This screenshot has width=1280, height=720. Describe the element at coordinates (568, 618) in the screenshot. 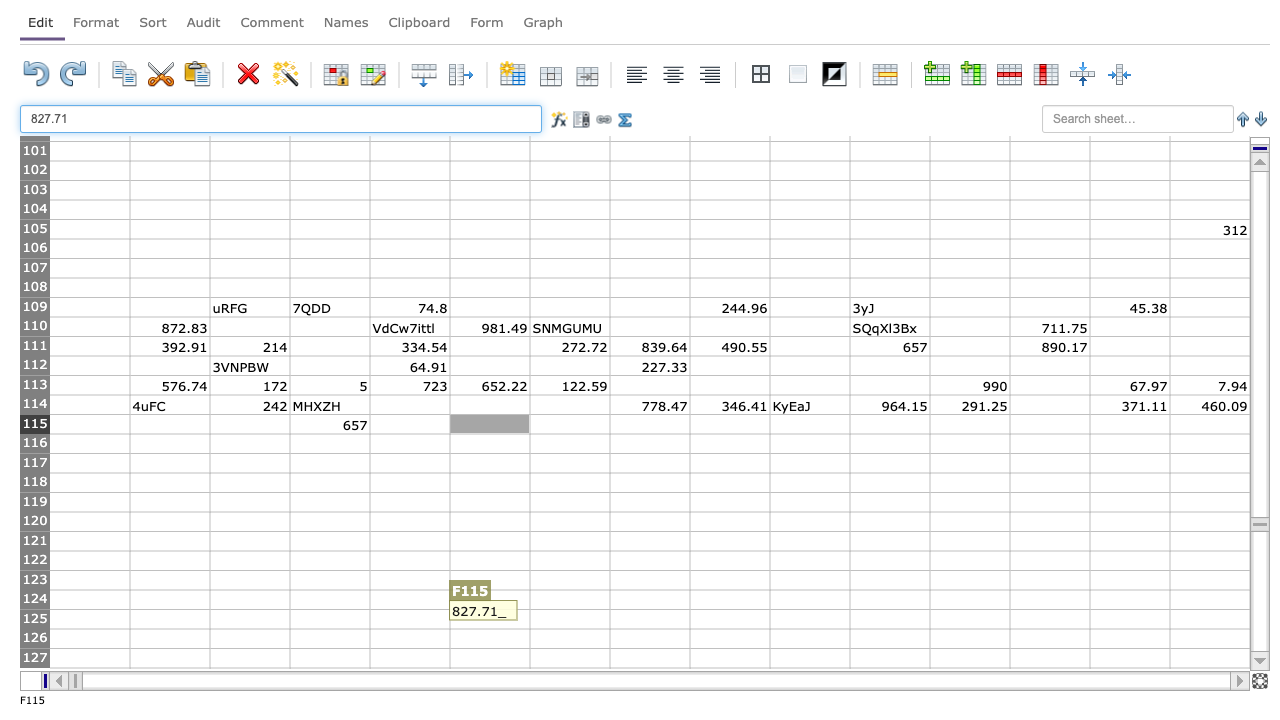

I see `G125` at that location.